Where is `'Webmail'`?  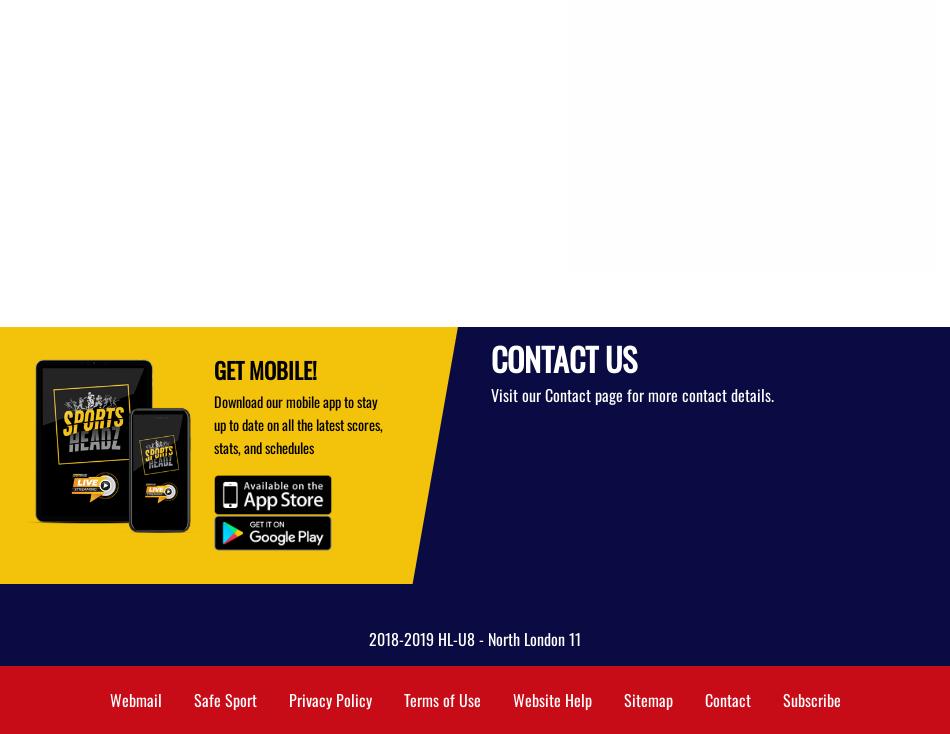 'Webmail' is located at coordinates (134, 700).